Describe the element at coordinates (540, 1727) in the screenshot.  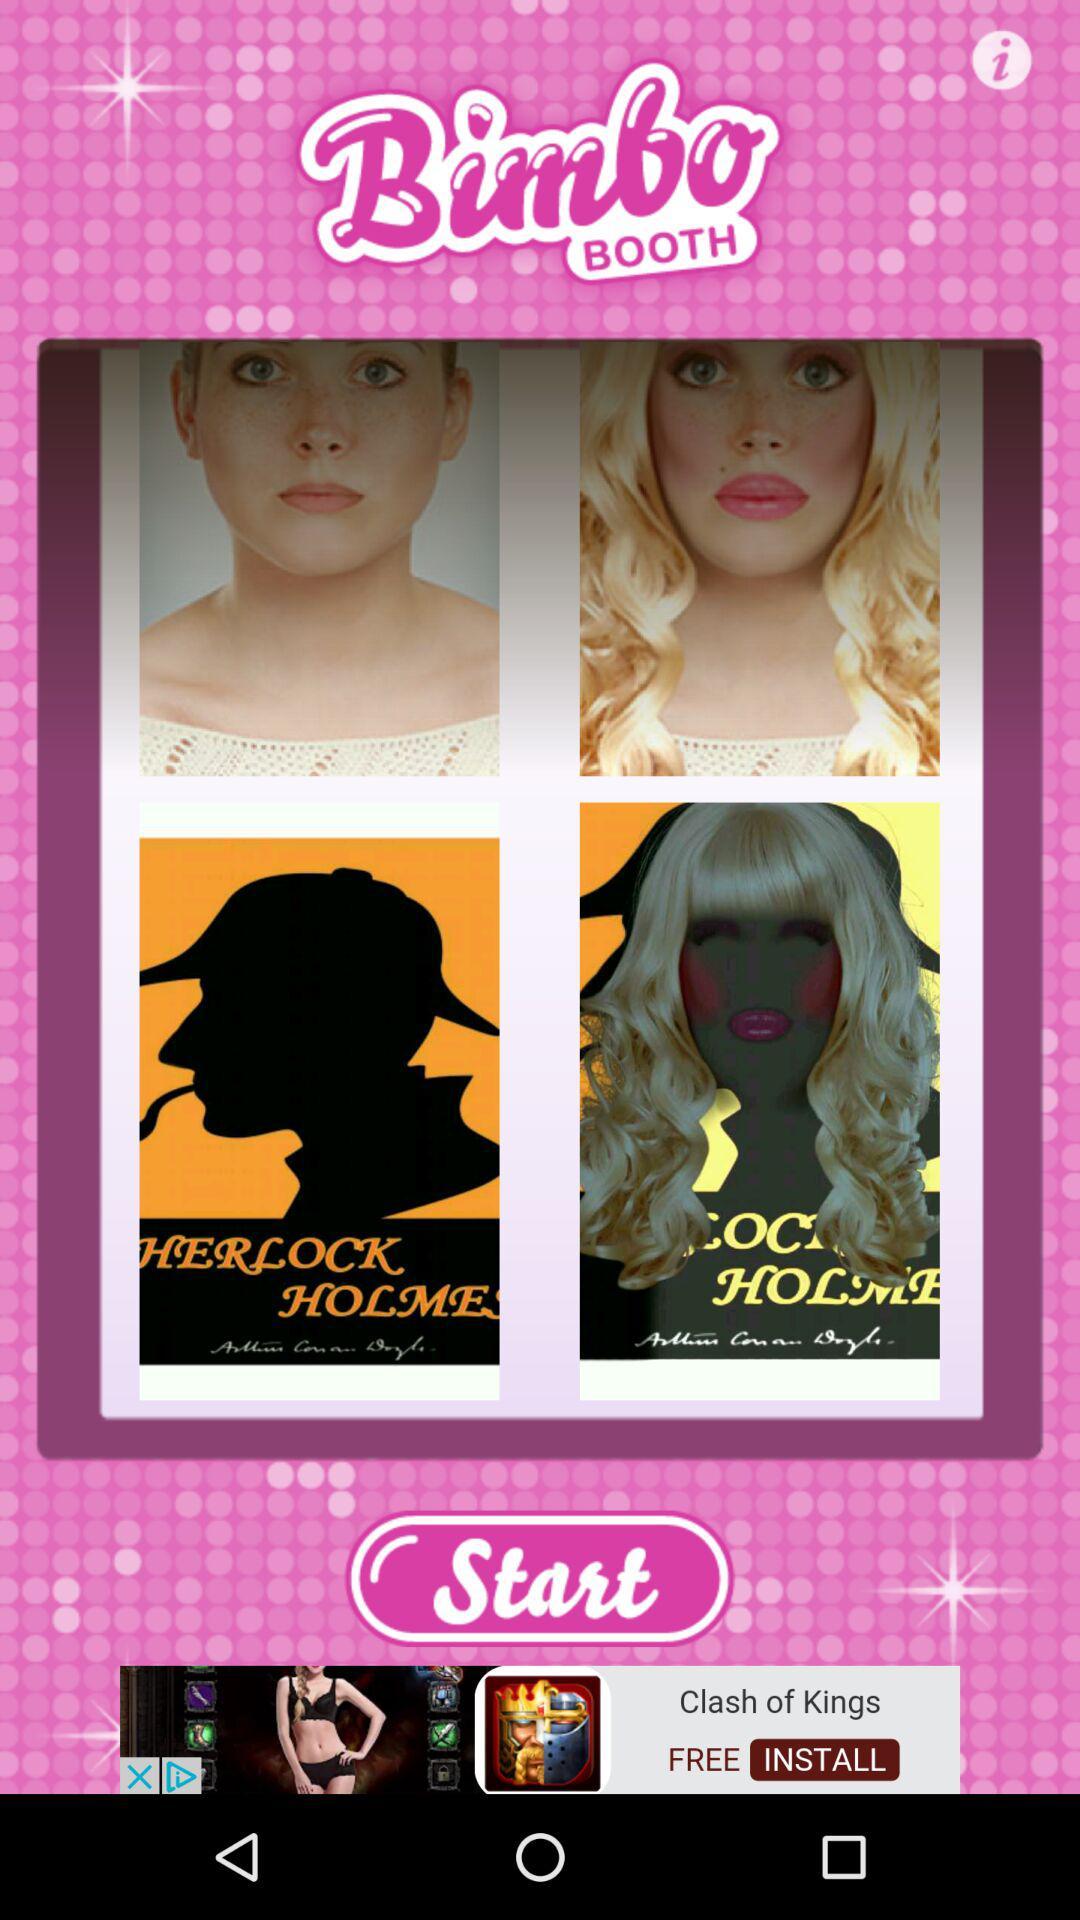
I see `view advertisement` at that location.